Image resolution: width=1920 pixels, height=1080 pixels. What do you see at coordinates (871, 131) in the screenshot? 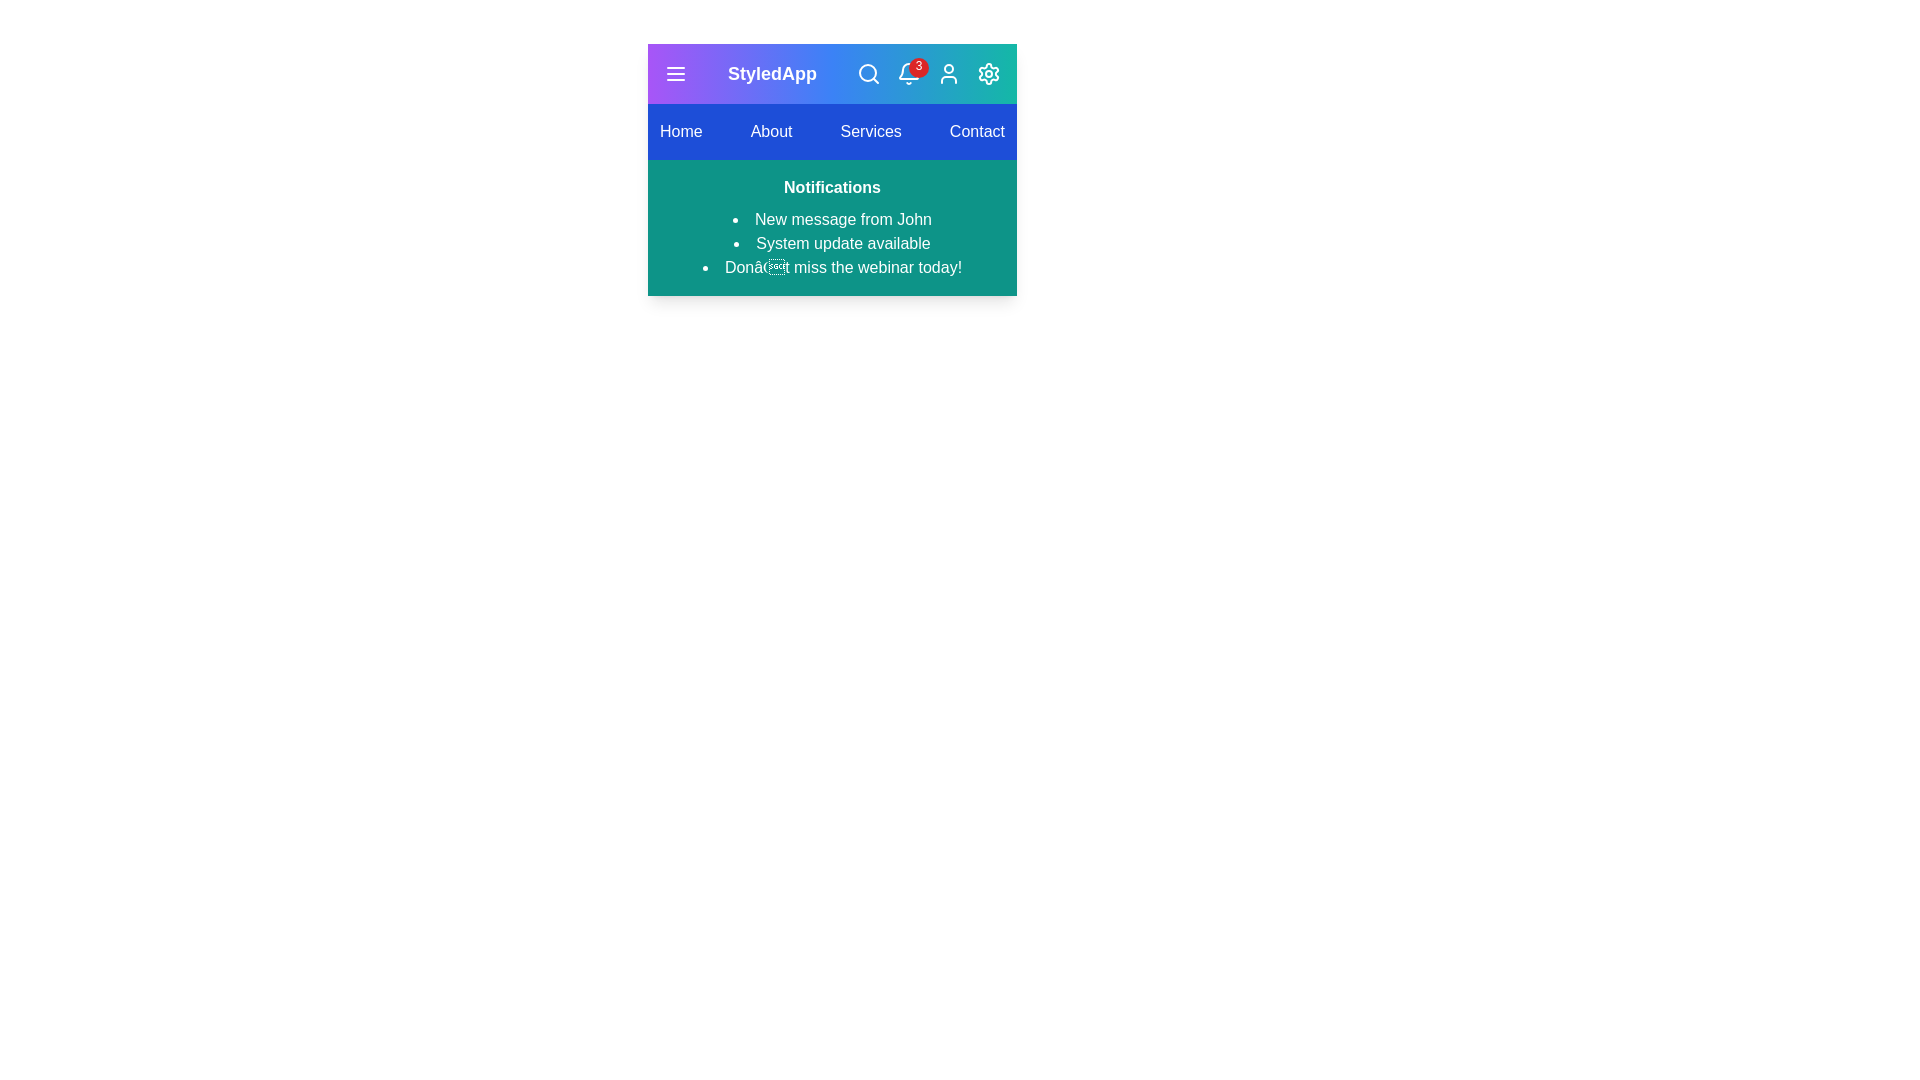
I see `the 'Services' button, which is the third item in the horizontal navigation menu located between the 'About' and 'Contact' buttons` at bounding box center [871, 131].